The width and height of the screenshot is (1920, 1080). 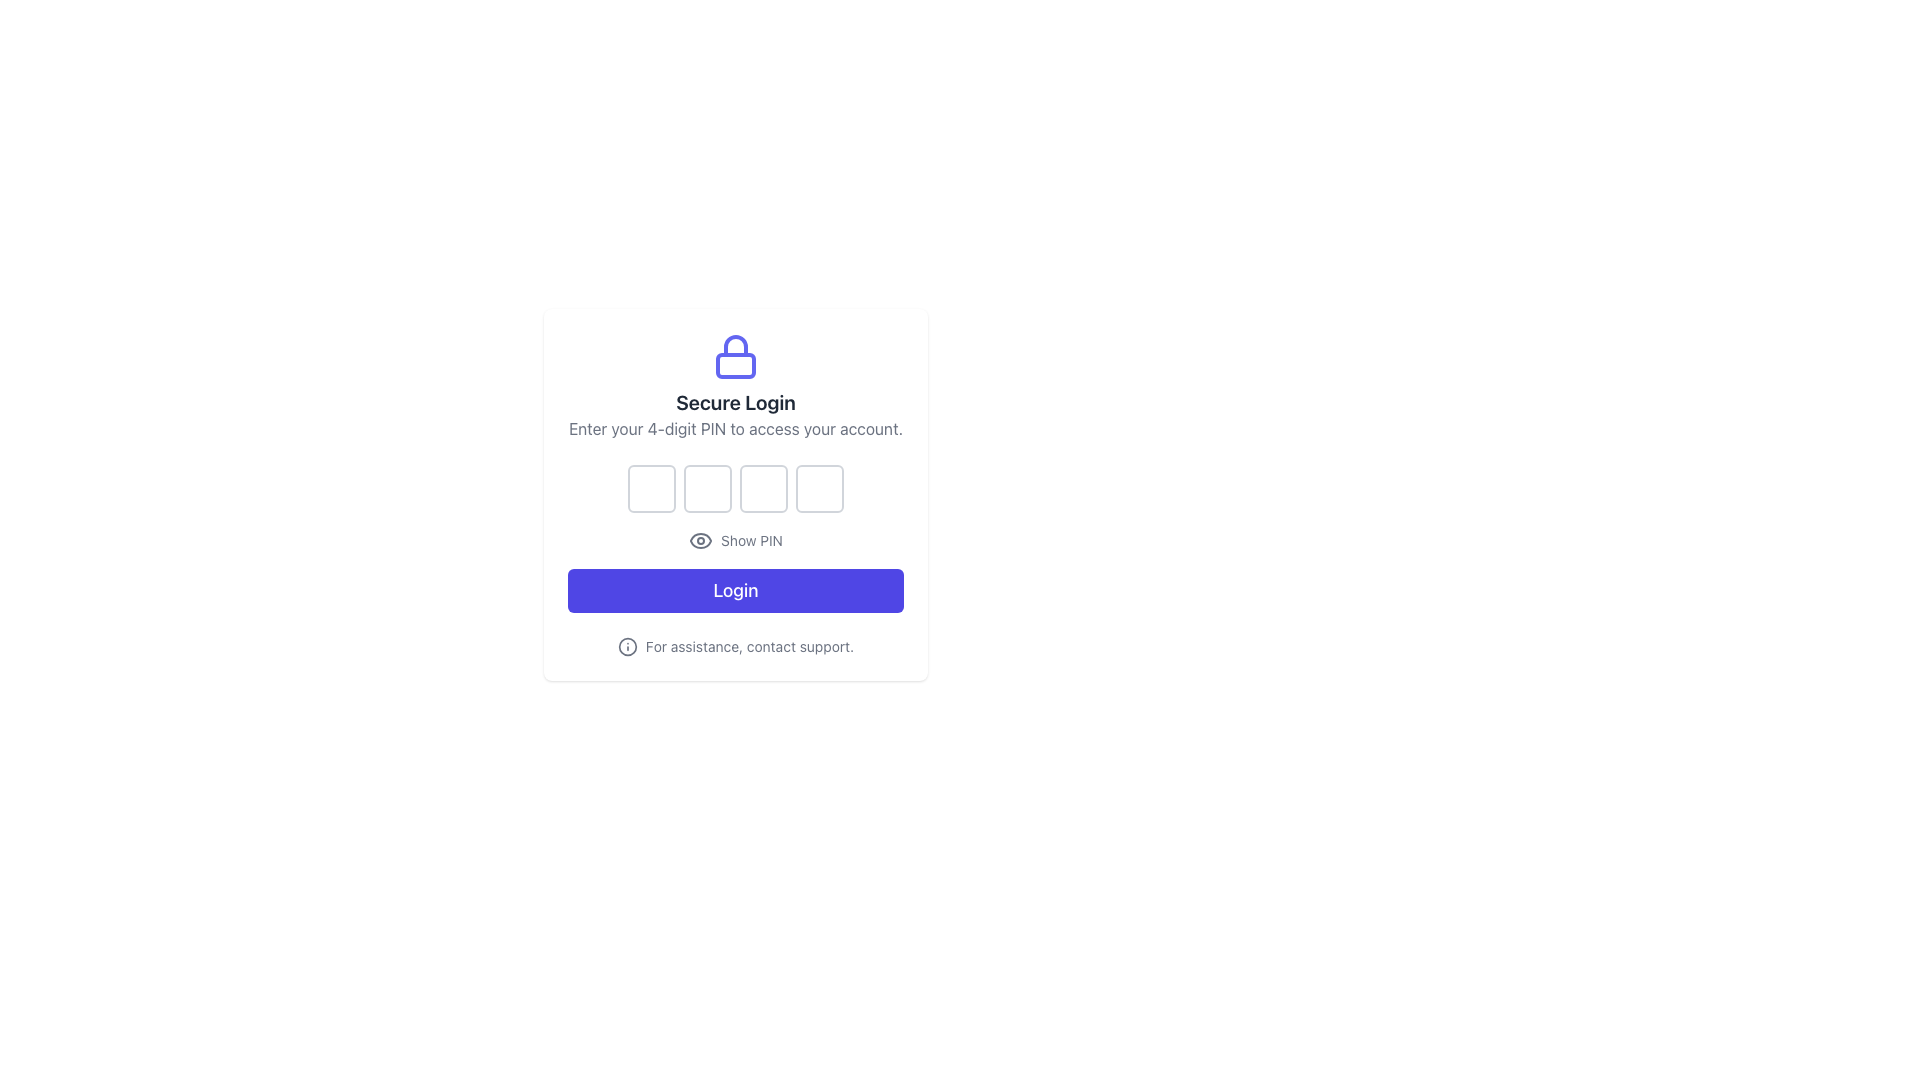 I want to click on text content of the Text Label stating 'For assistance, contact support.' located at the bottom part of the login interface, styled in gray and positioned to the right of an informational icon, so click(x=748, y=647).